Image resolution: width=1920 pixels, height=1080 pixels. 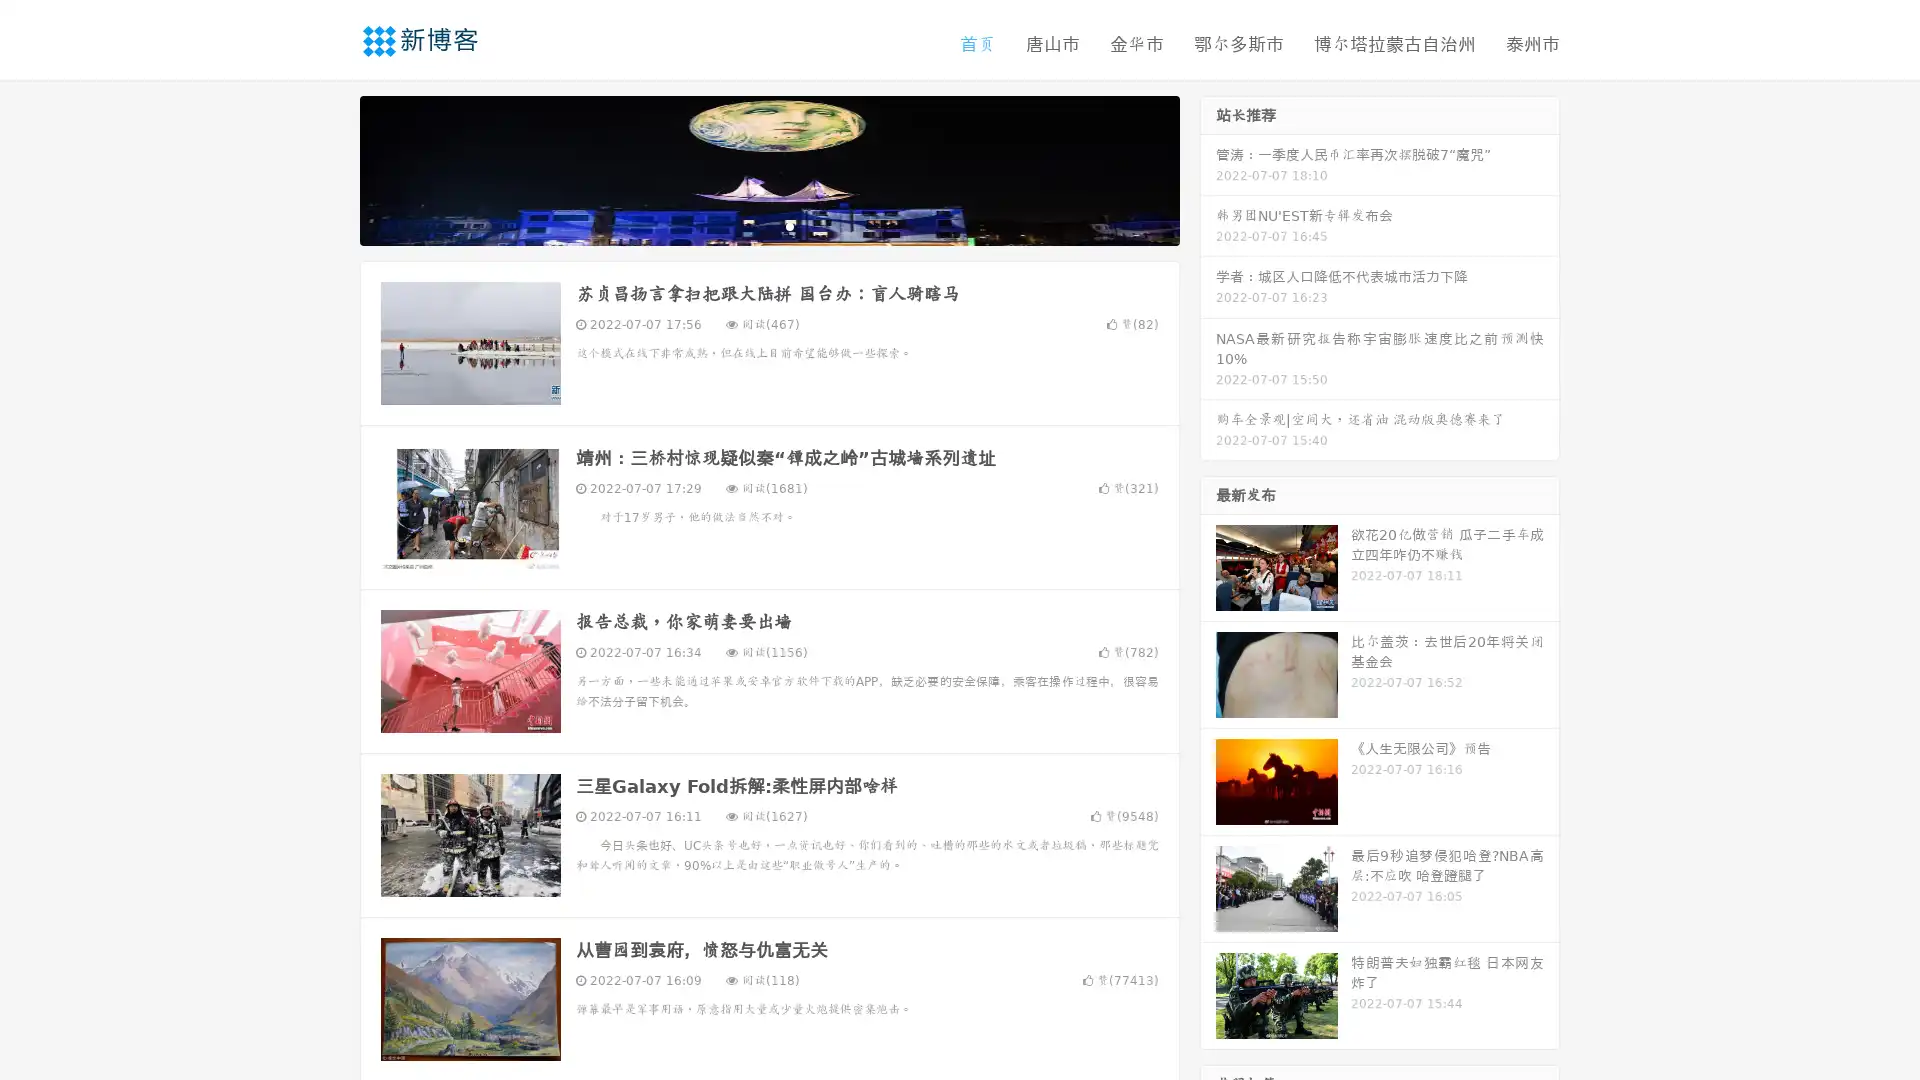 I want to click on Go to slide 3, so click(x=789, y=225).